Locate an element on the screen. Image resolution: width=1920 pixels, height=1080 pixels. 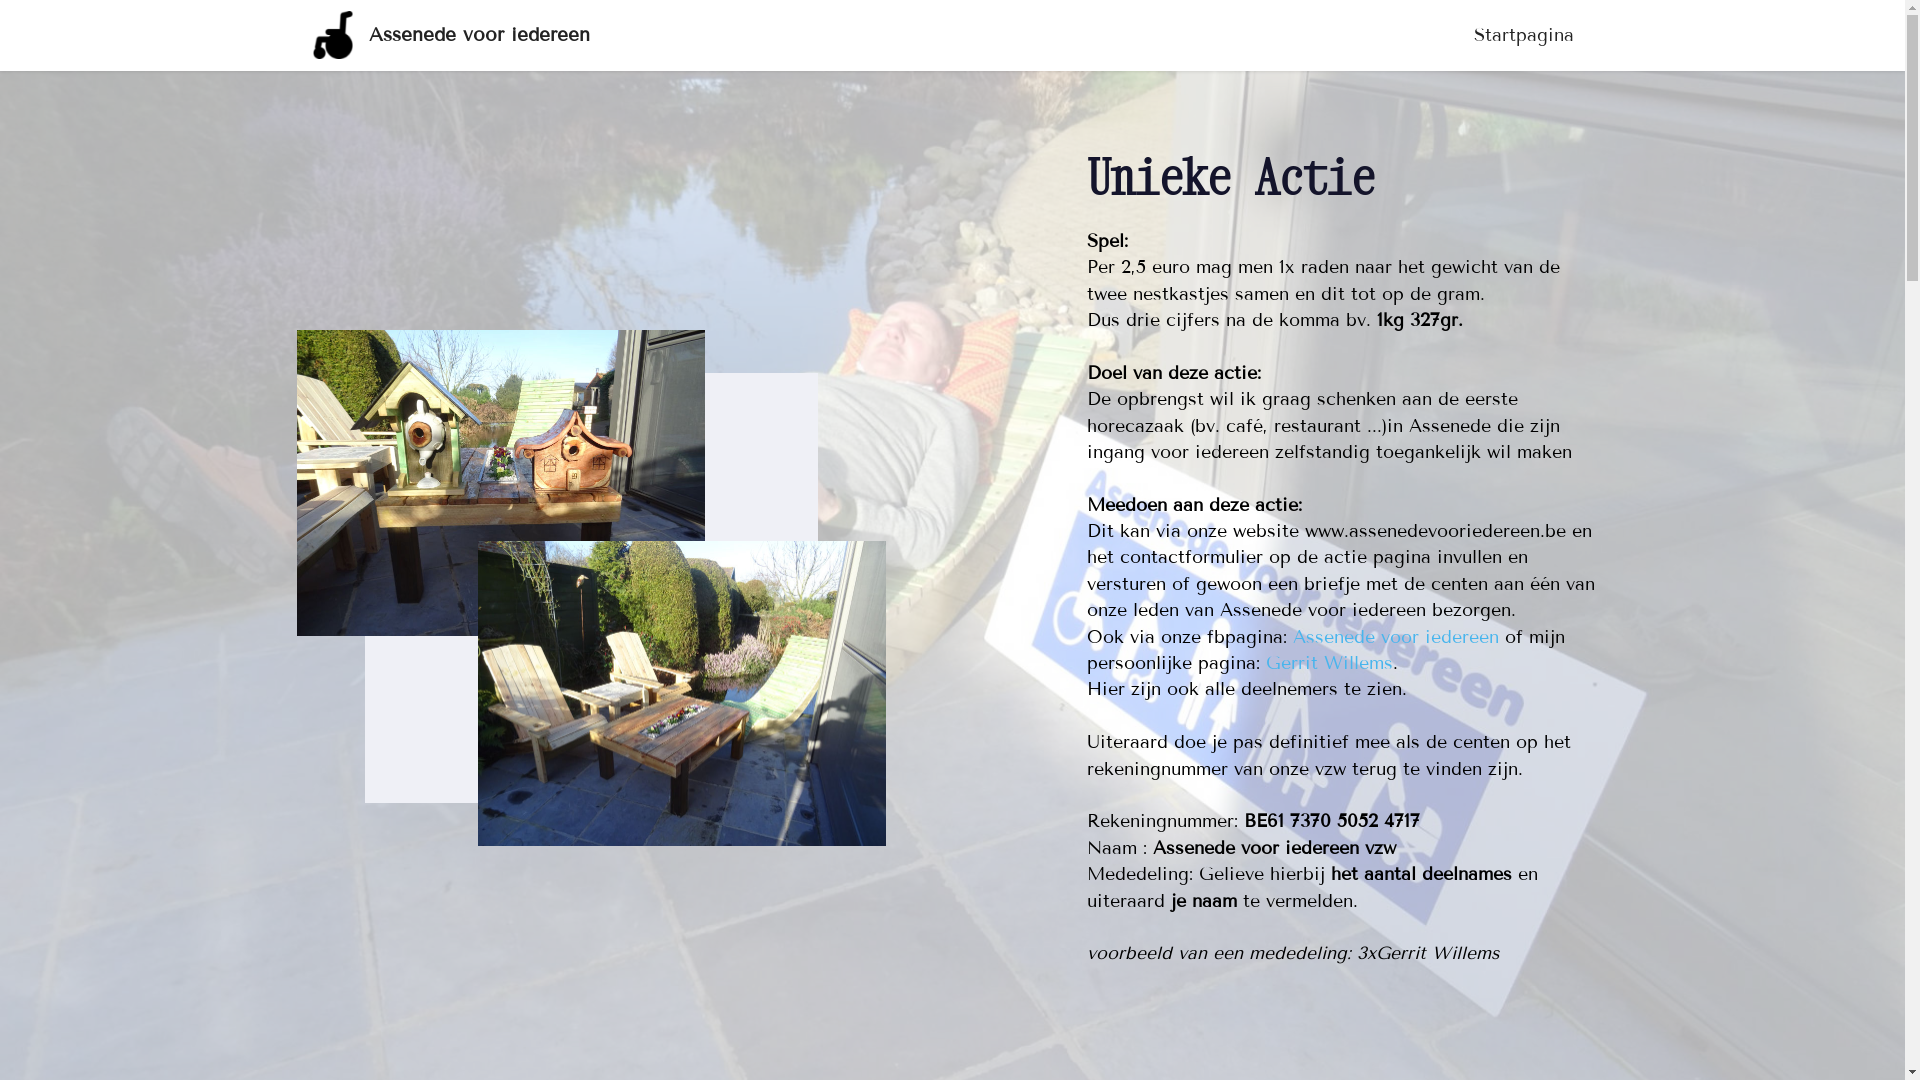
'Startpagina' is located at coordinates (1522, 34).